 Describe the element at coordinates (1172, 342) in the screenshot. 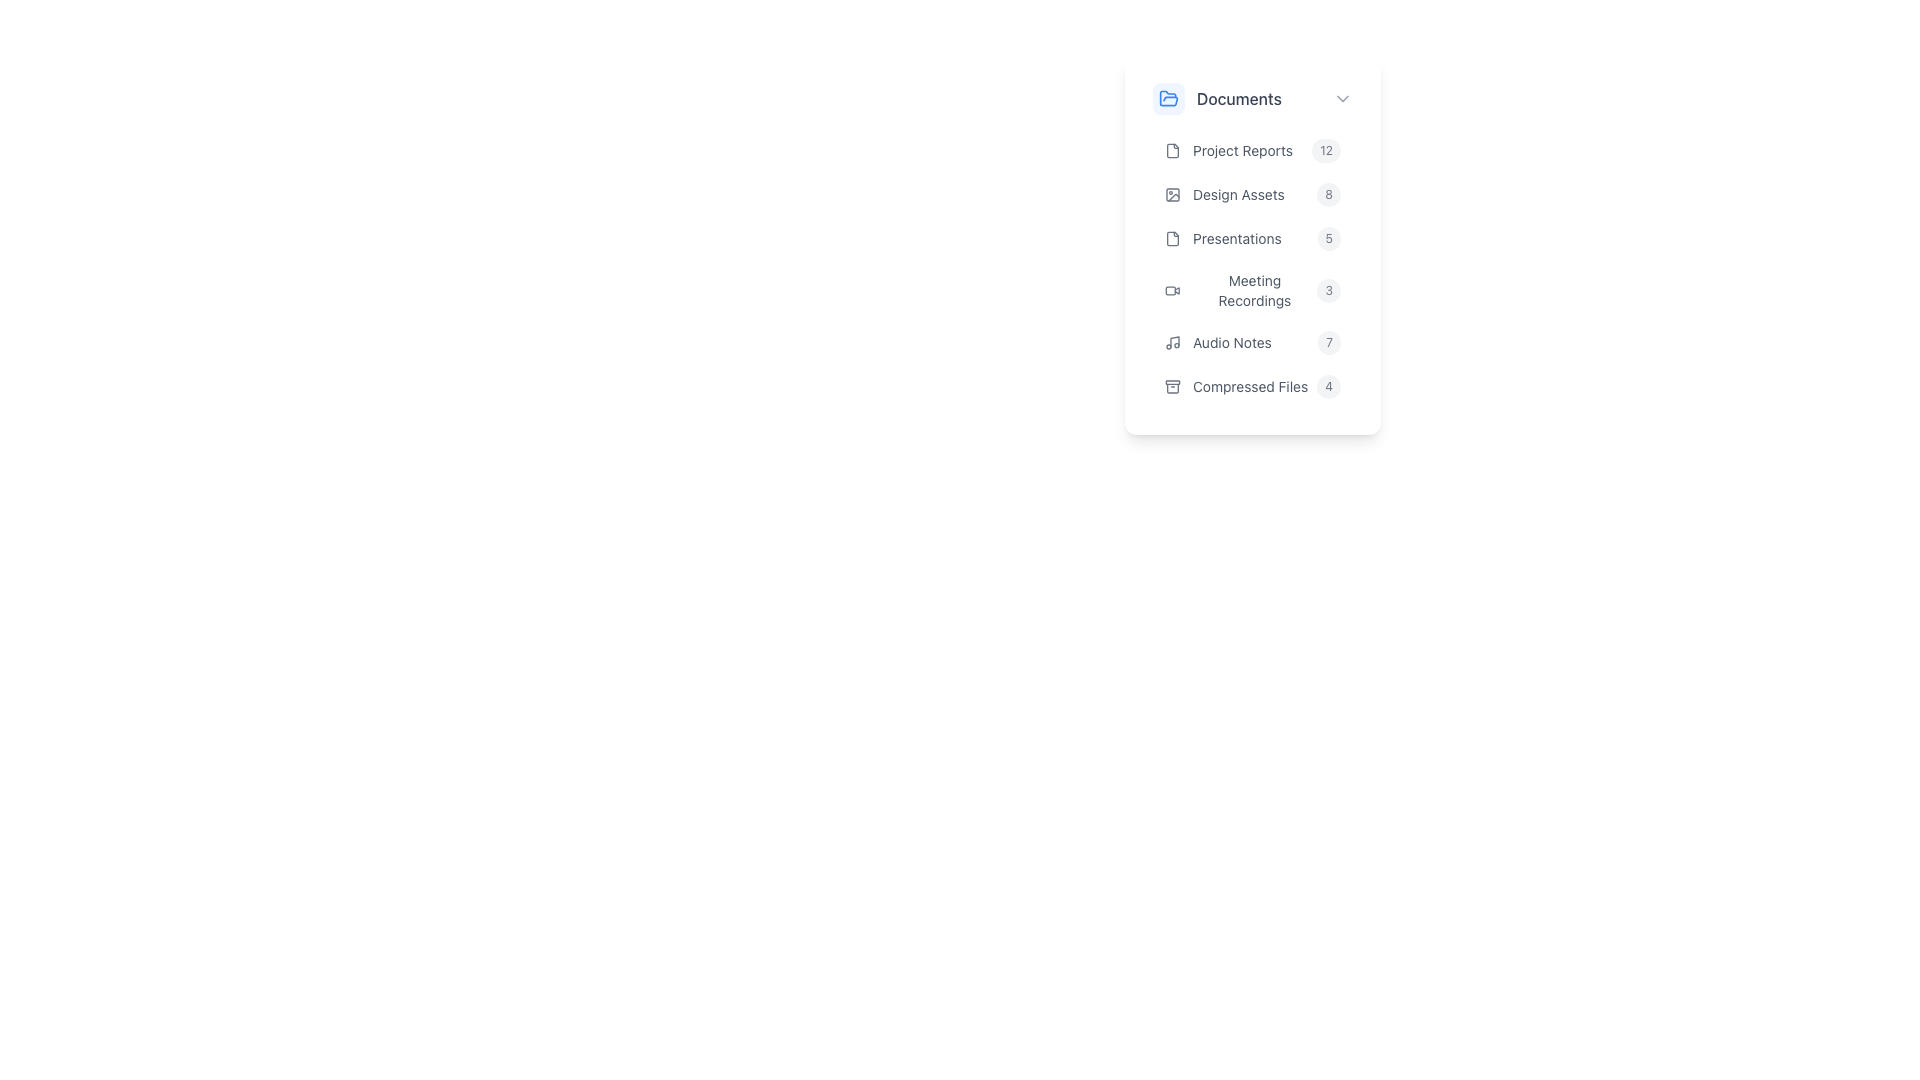

I see `the musical note icon, which is gray and changes to blue when hovered, located next to the text 'Audio Notes' in the 'Documents' list` at that location.